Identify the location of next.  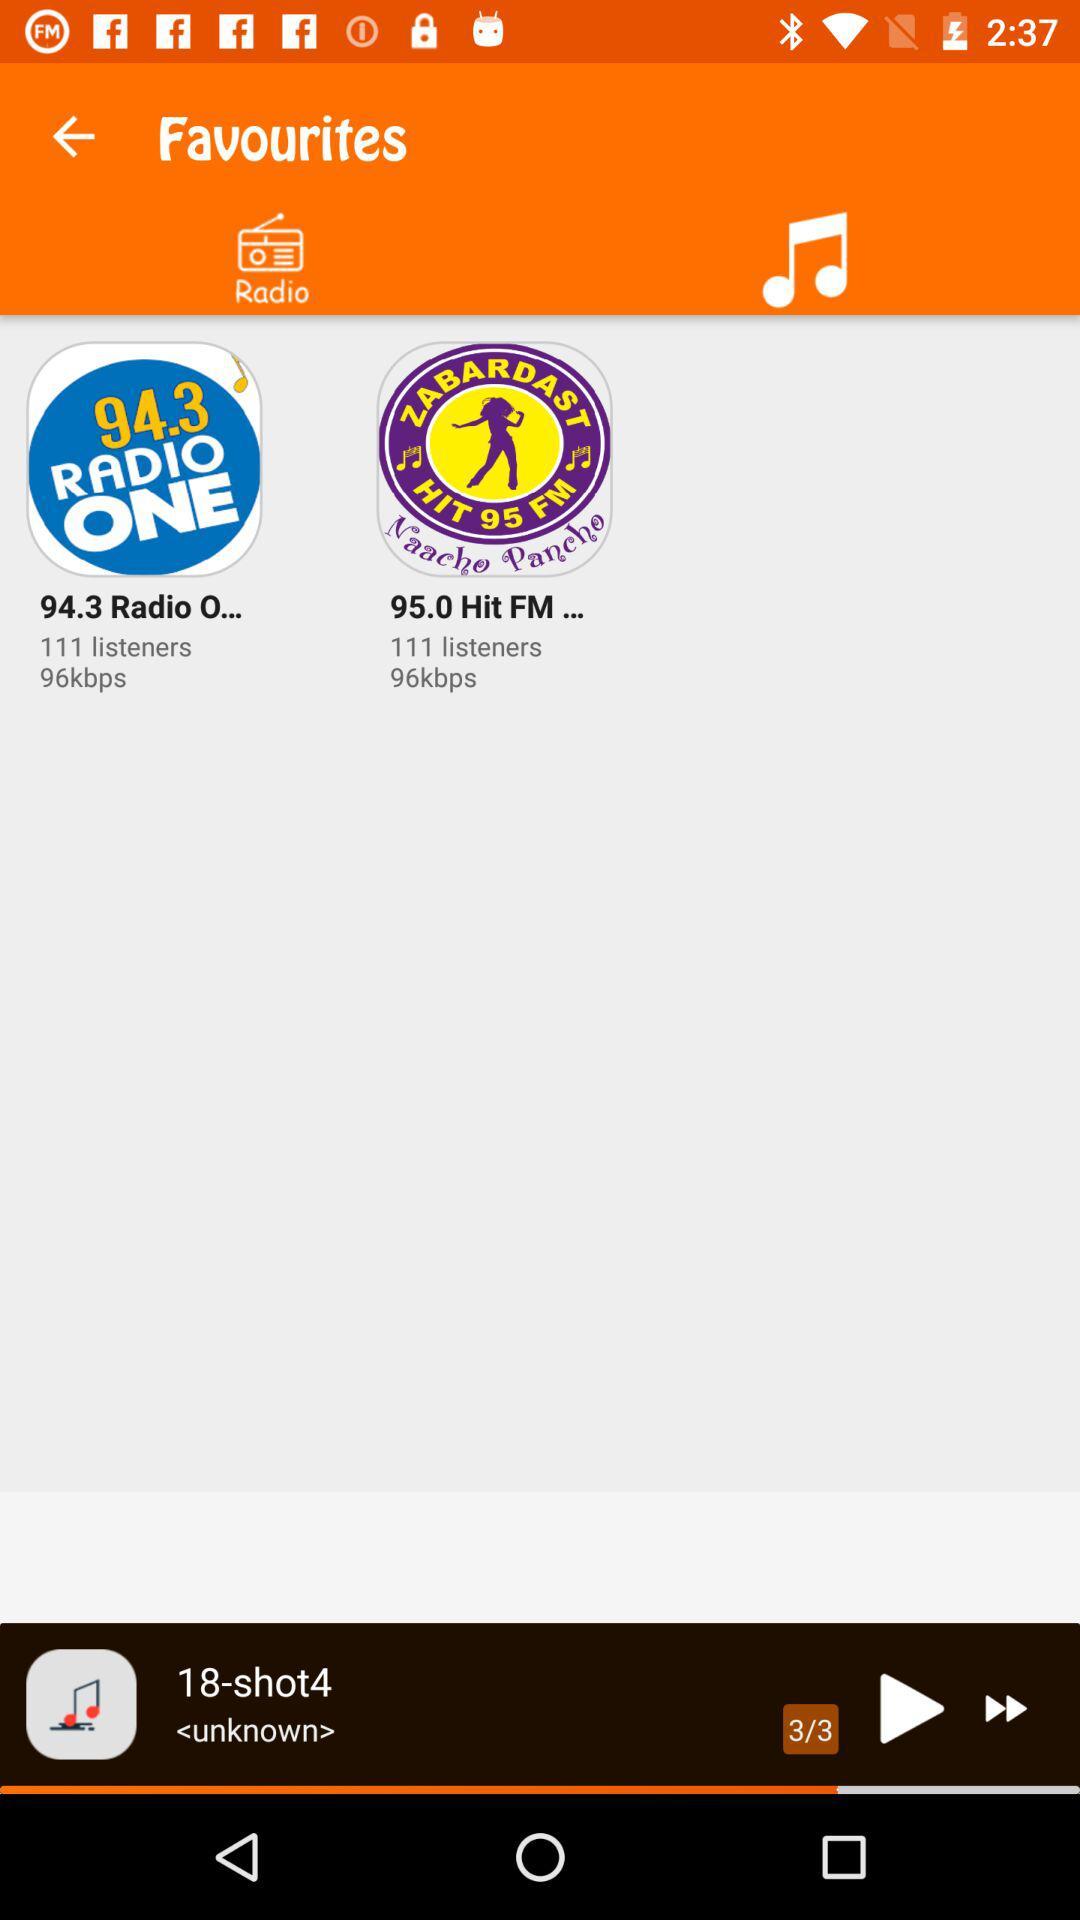
(1006, 1707).